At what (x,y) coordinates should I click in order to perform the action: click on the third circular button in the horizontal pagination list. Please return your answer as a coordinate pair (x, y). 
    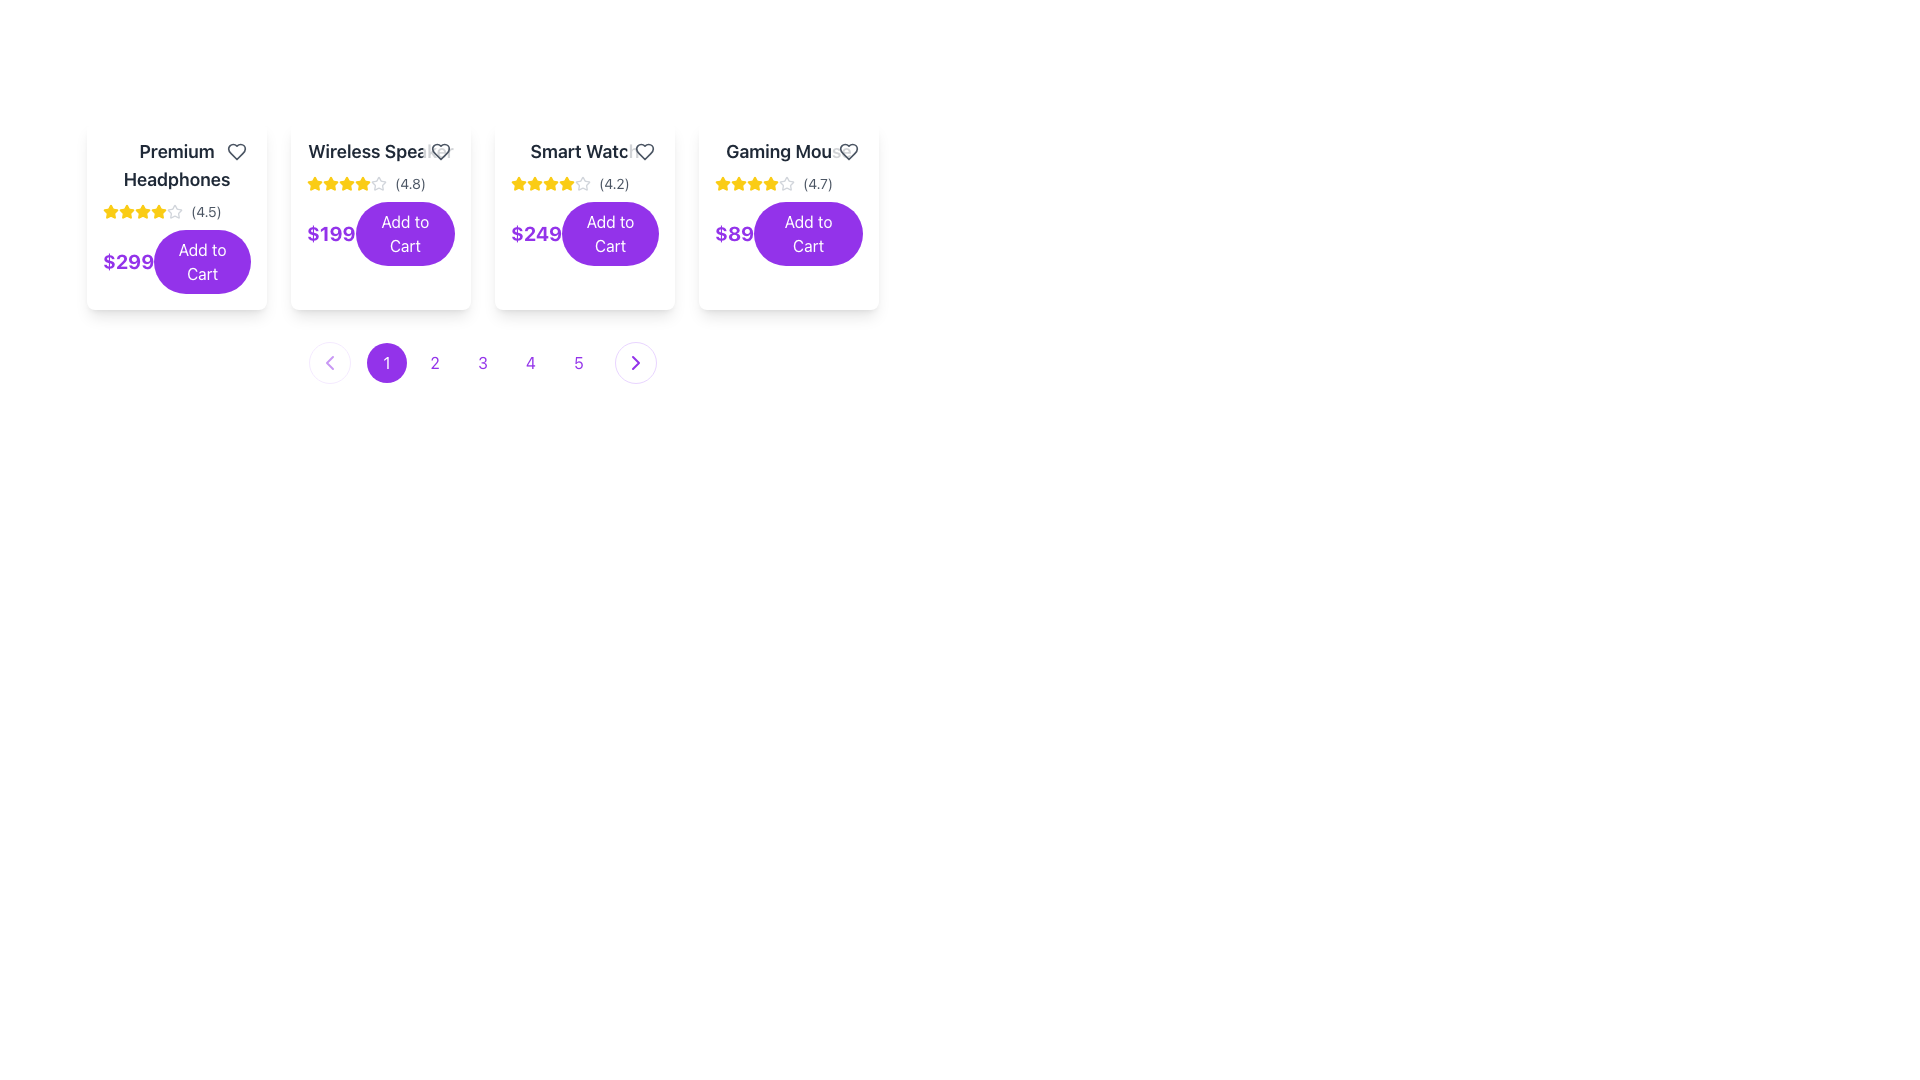
    Looking at the image, I should click on (483, 362).